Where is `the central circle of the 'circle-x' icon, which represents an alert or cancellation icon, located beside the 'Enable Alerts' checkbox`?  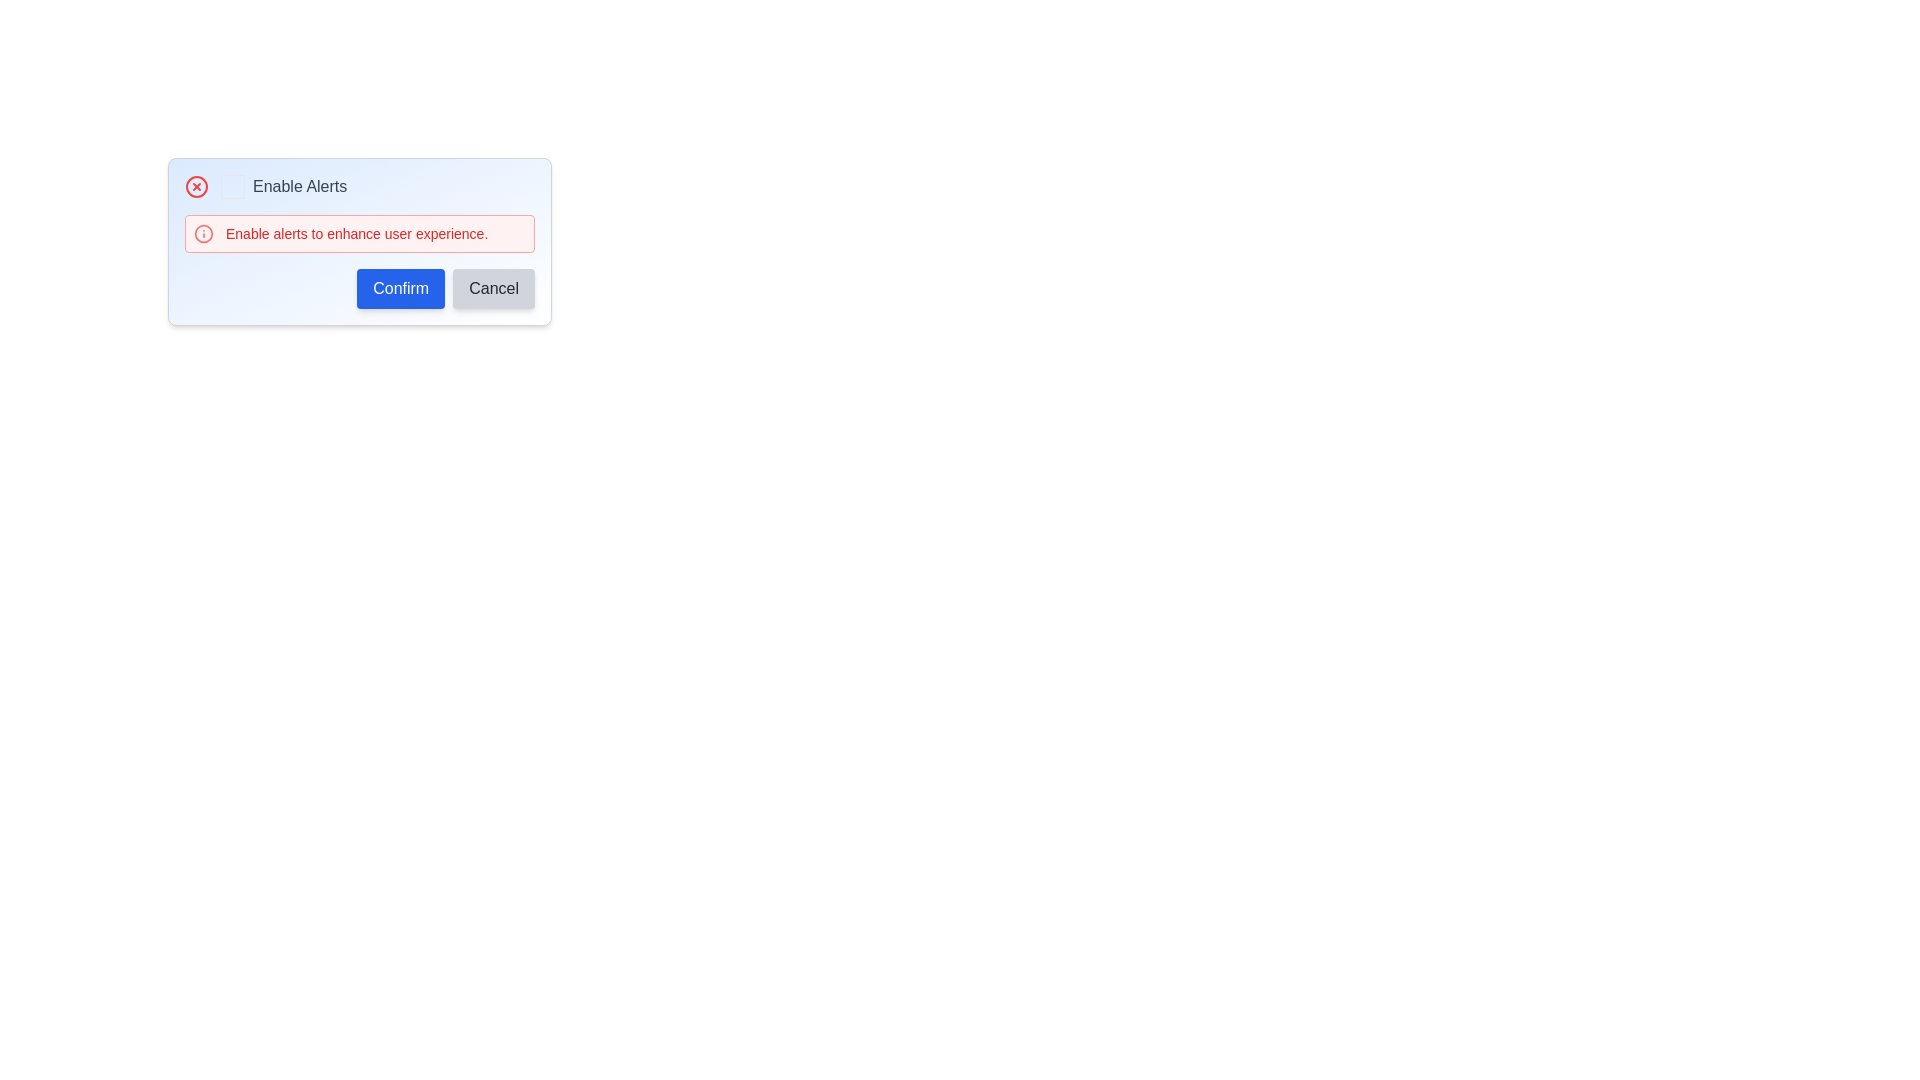
the central circle of the 'circle-x' icon, which represents an alert or cancellation icon, located beside the 'Enable Alerts' checkbox is located at coordinates (196, 186).